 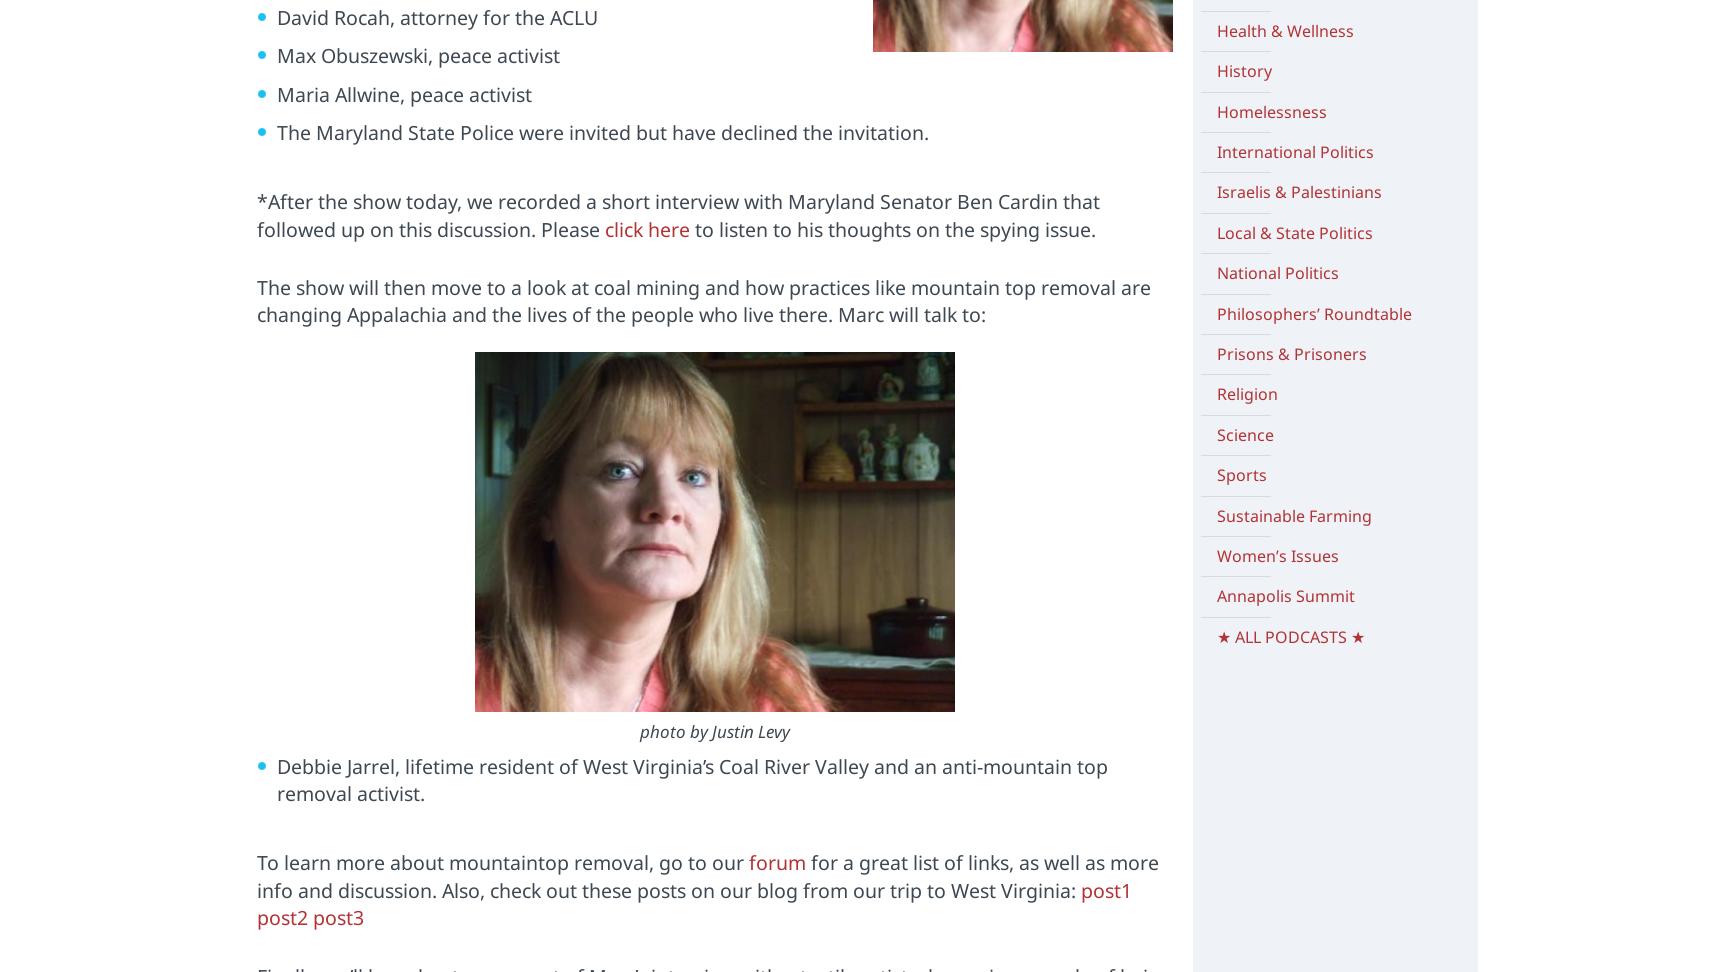 What do you see at coordinates (1284, 595) in the screenshot?
I see `'Annapolis Summit'` at bounding box center [1284, 595].